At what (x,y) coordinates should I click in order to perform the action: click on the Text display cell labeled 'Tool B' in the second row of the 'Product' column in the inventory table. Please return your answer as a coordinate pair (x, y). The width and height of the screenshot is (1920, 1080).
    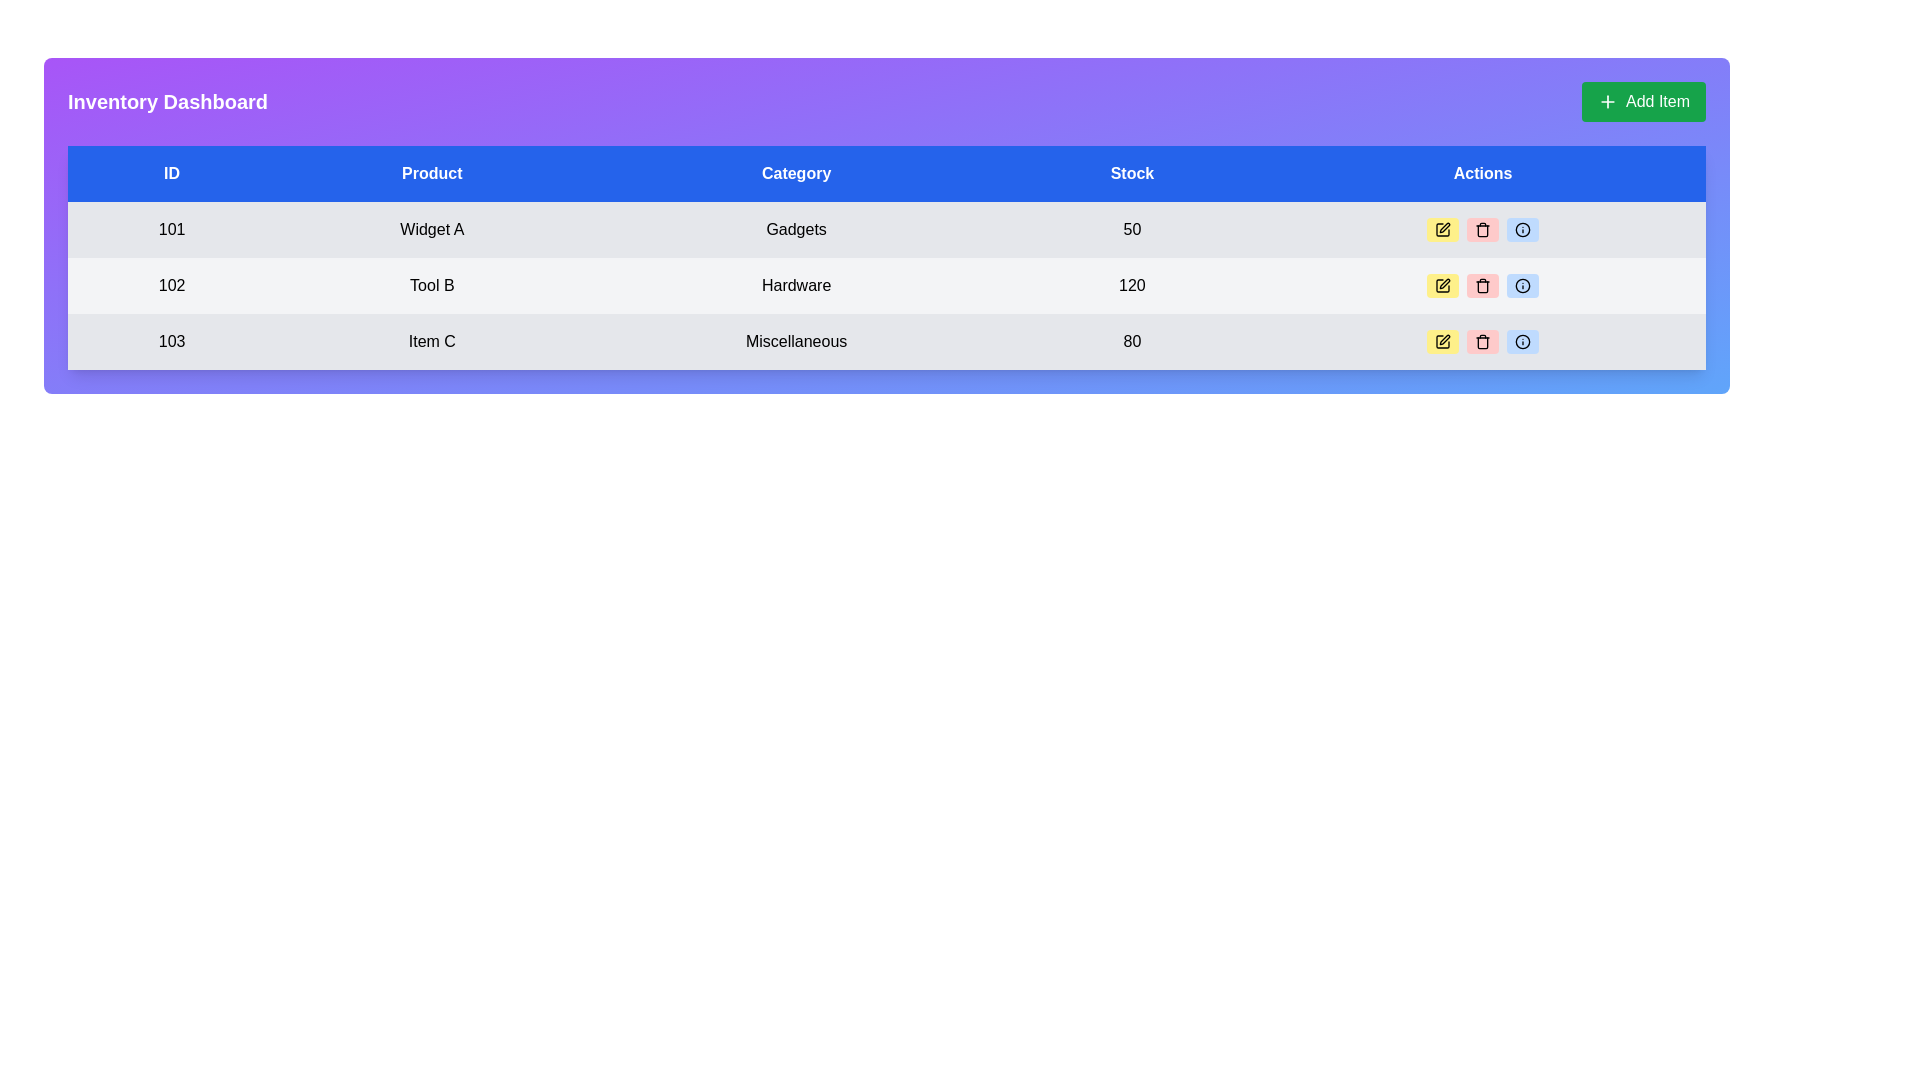
    Looking at the image, I should click on (431, 285).